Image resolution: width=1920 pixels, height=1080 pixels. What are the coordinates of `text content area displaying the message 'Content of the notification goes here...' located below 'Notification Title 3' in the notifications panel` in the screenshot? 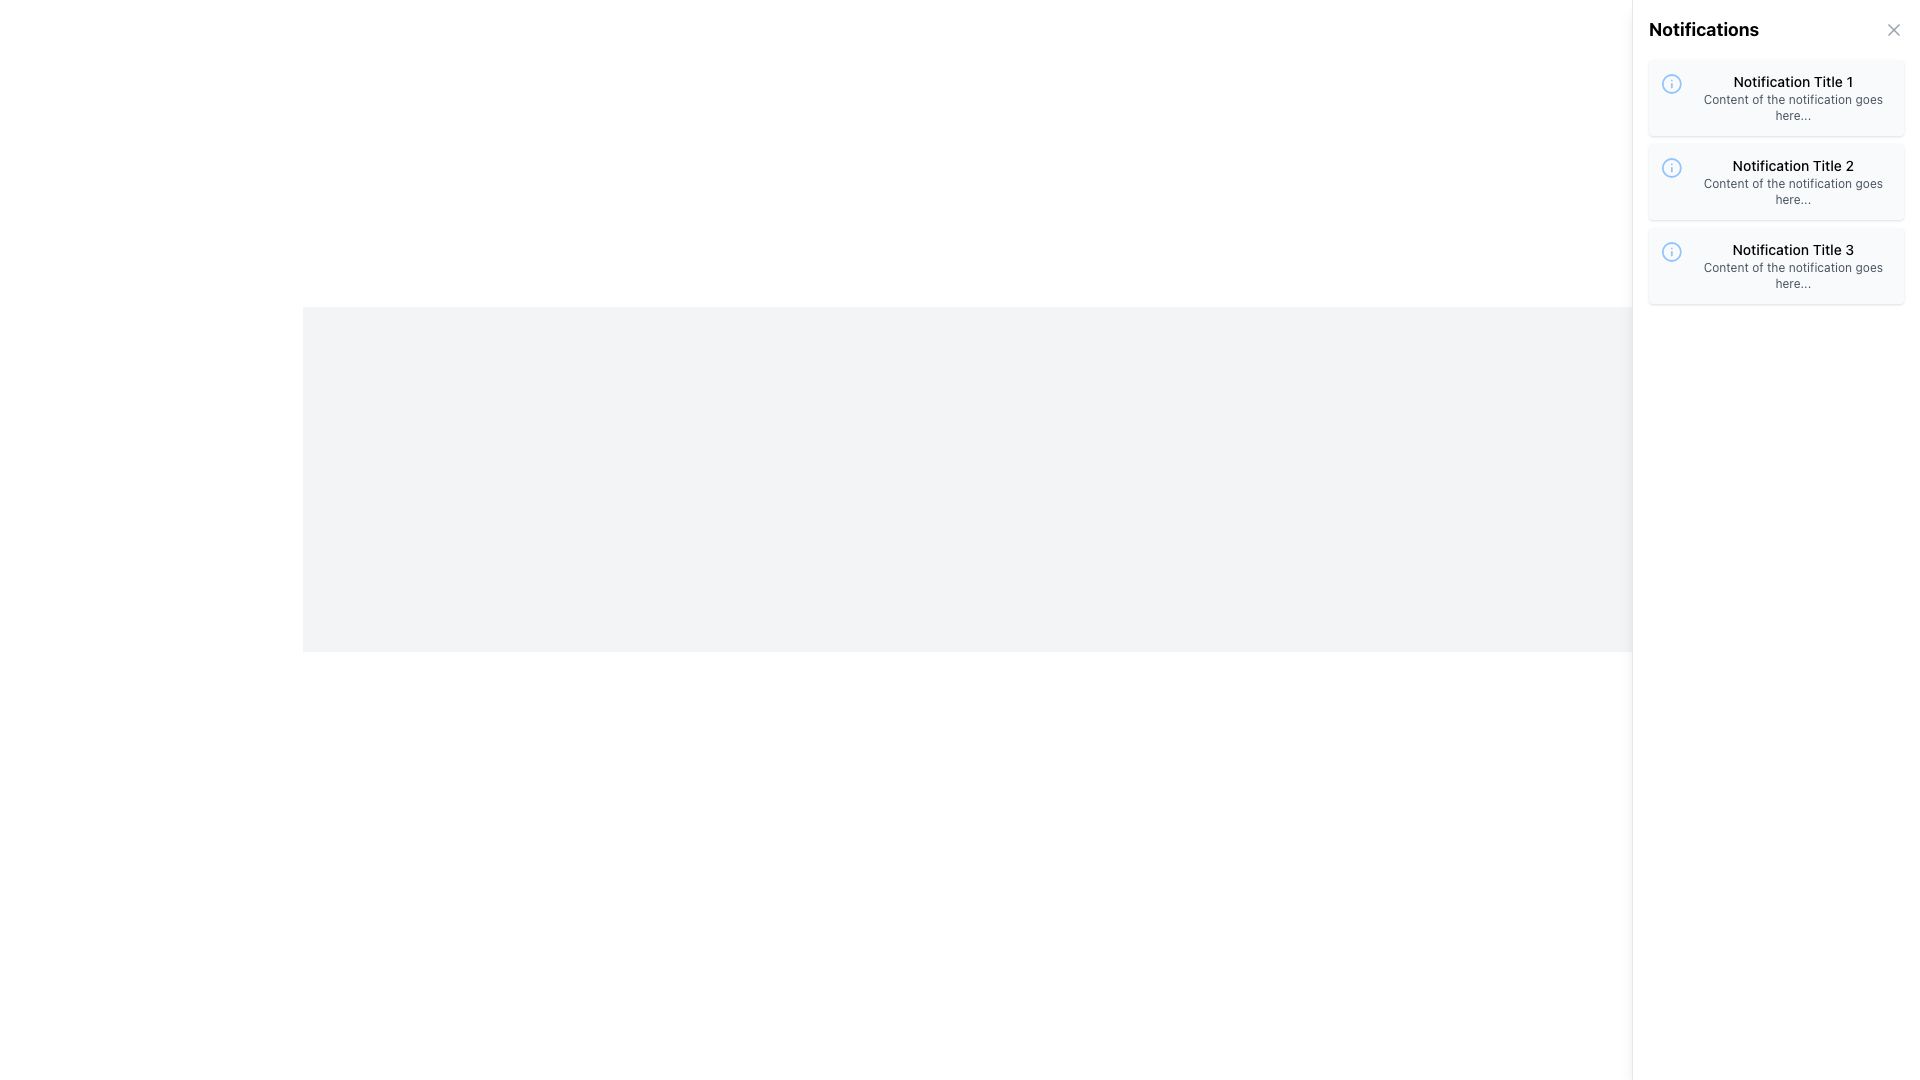 It's located at (1793, 276).